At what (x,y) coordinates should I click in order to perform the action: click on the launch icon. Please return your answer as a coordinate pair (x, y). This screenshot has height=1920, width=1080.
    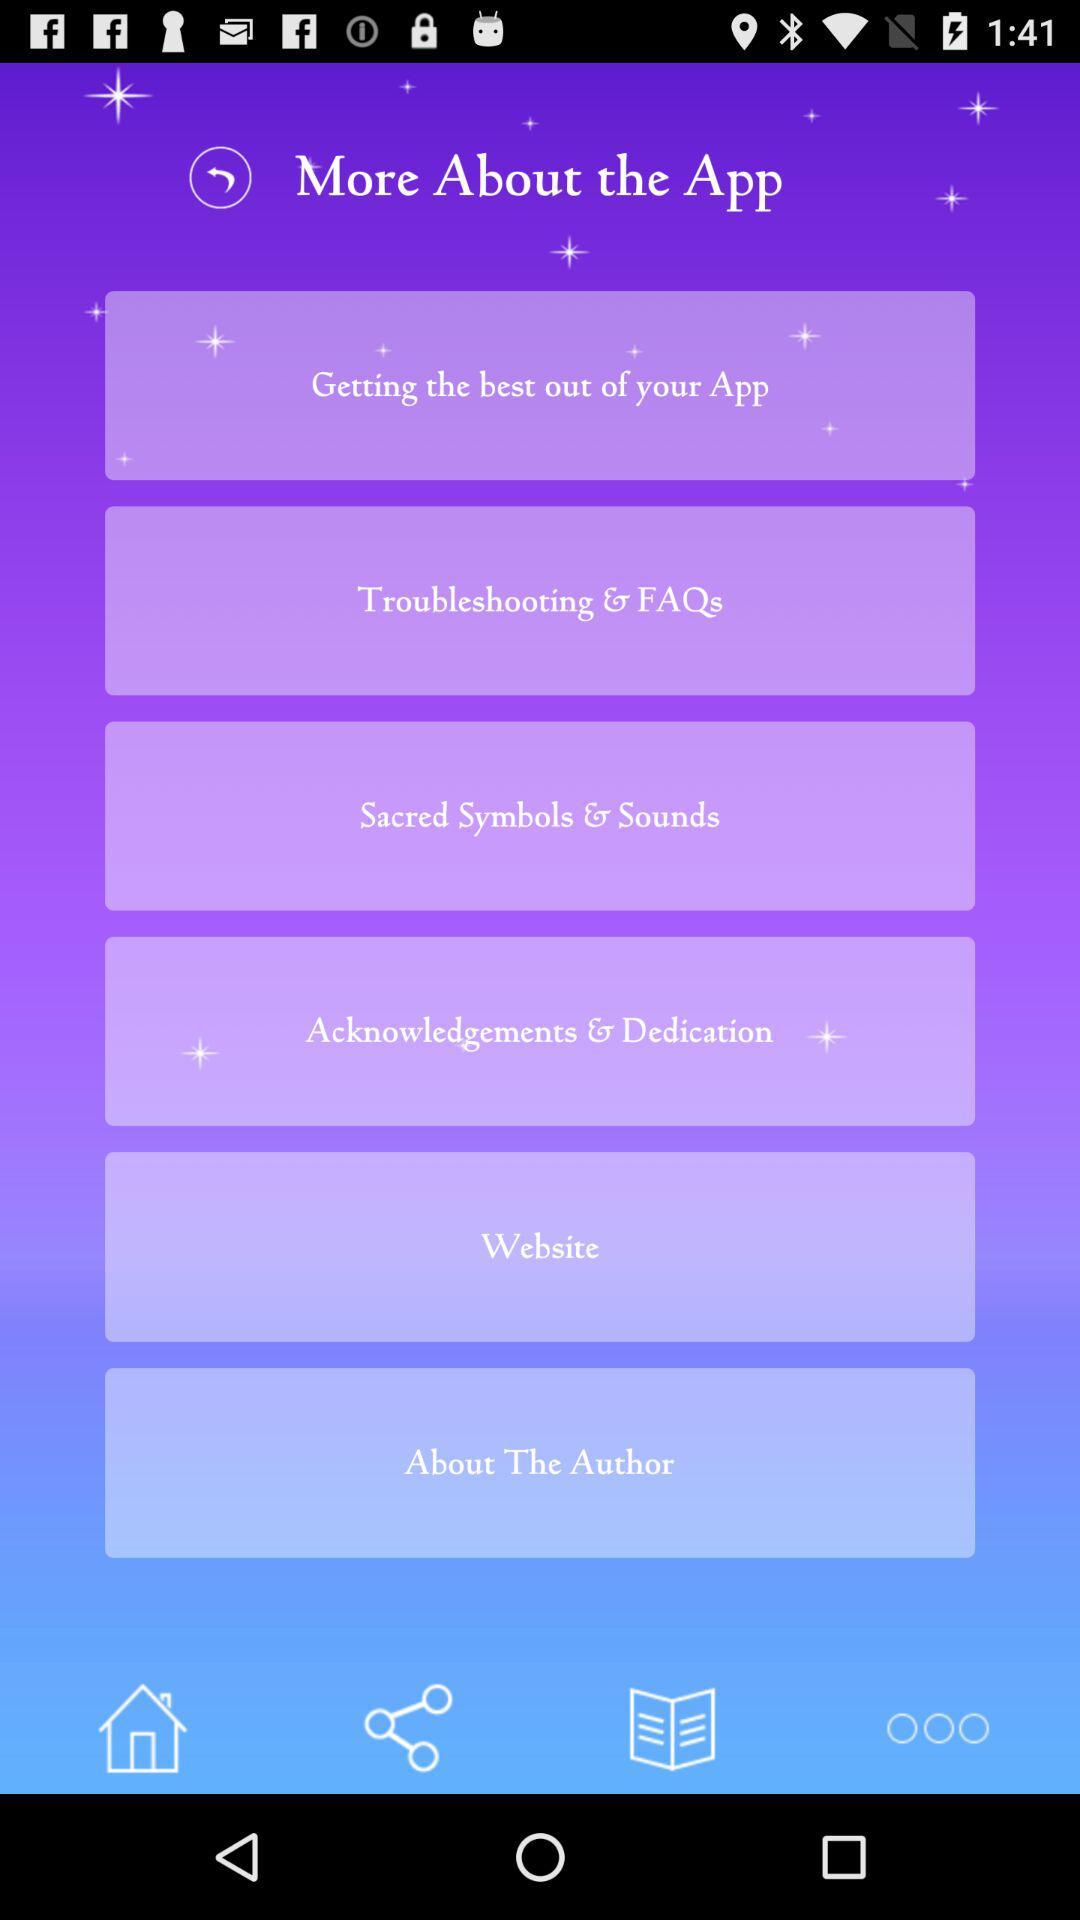
    Looking at the image, I should click on (141, 1848).